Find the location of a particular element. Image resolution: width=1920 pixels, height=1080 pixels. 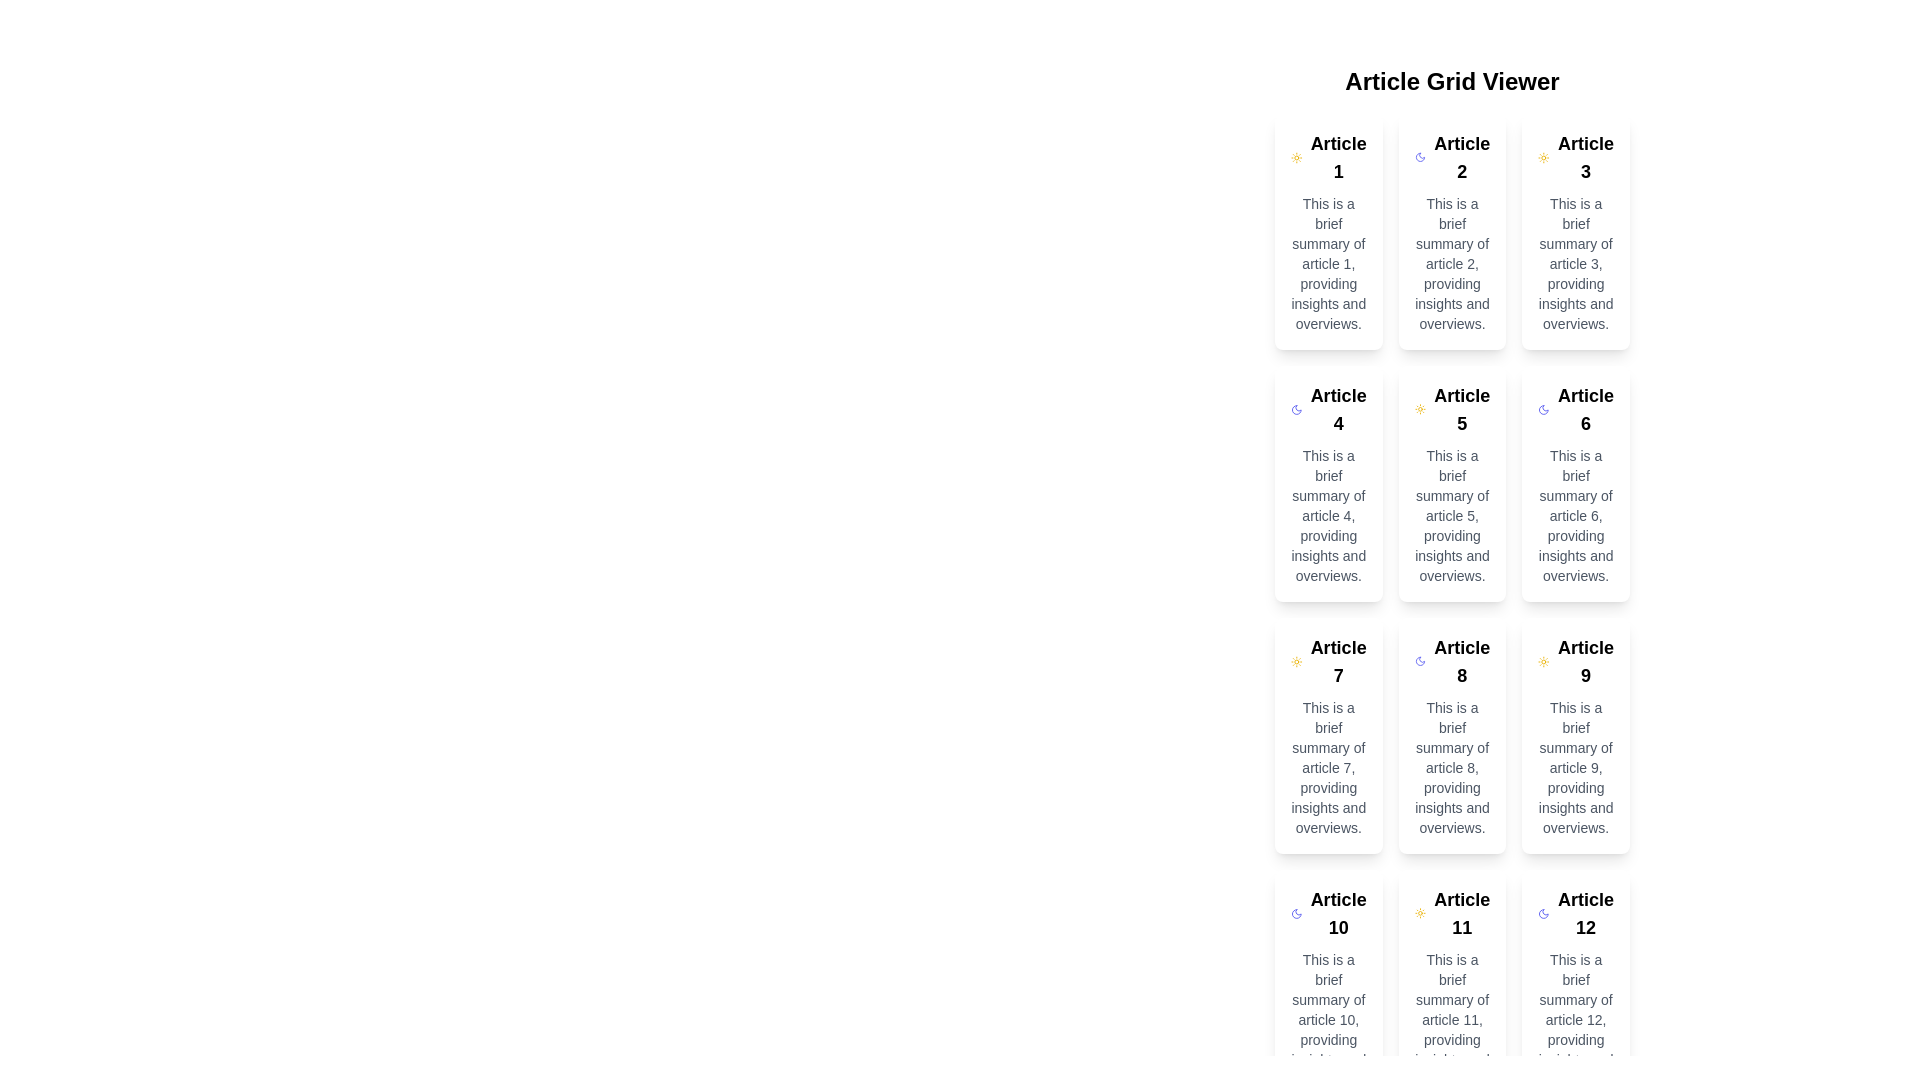

the decorative SVG icon located in the header of the 'Article 12' card in the bottom right section of the grid layout is located at coordinates (1543, 914).